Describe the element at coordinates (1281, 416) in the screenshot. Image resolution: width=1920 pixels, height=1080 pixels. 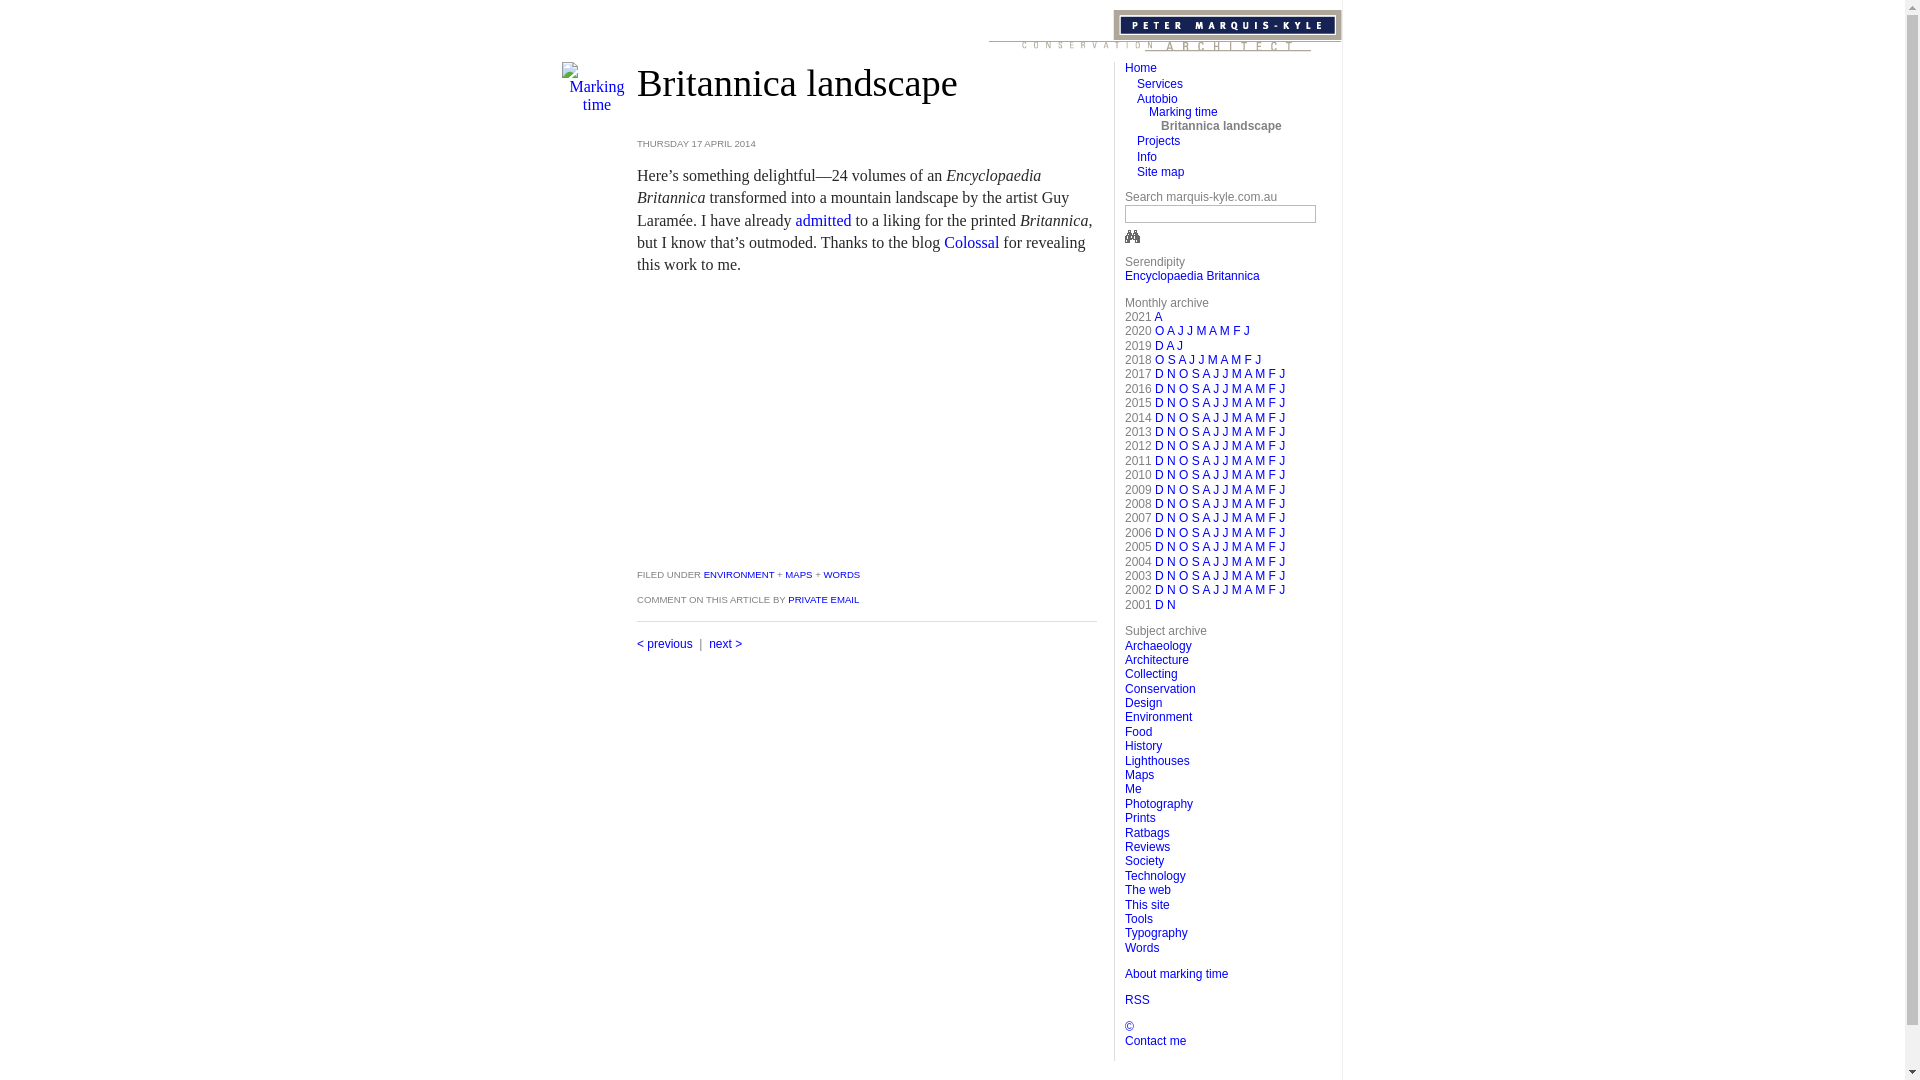
I see `'J'` at that location.